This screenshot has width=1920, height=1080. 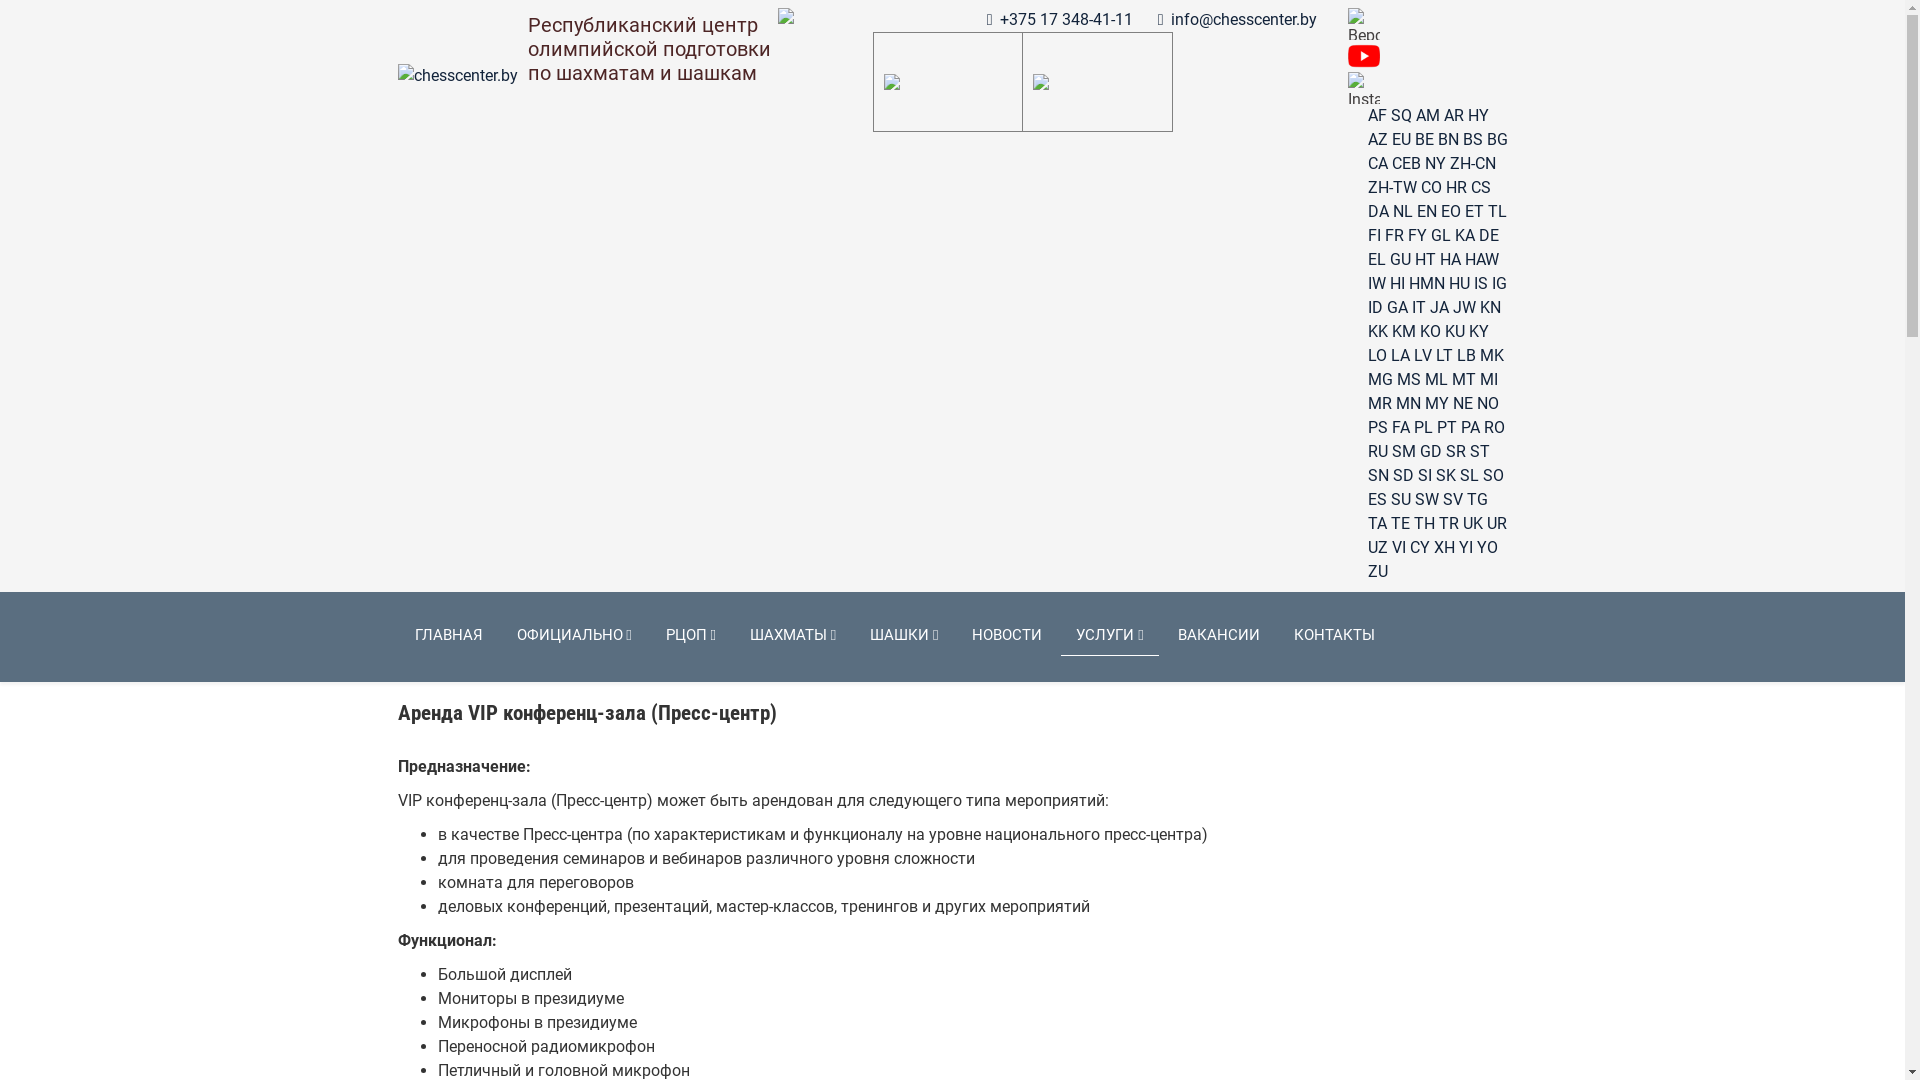 What do you see at coordinates (1399, 498) in the screenshot?
I see `'SU'` at bounding box center [1399, 498].